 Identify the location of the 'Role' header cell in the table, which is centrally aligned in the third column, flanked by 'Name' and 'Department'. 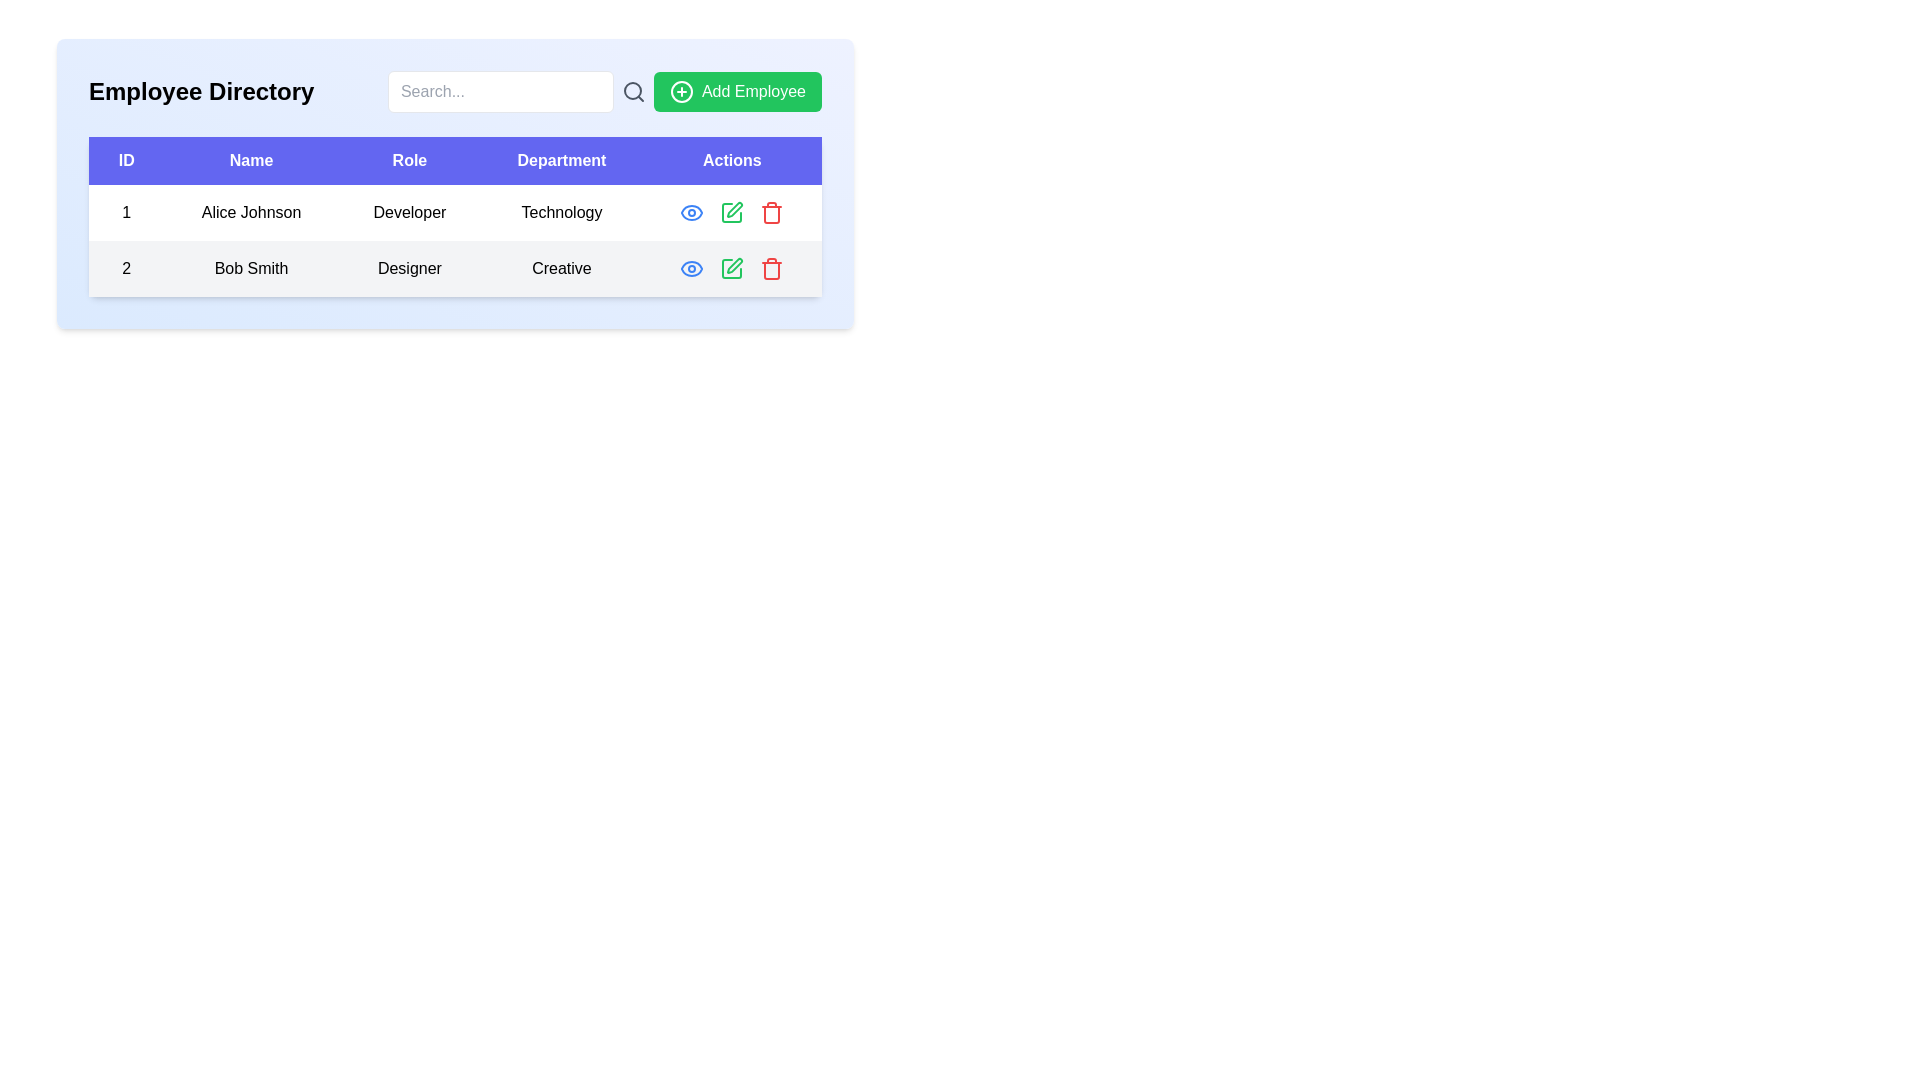
(408, 160).